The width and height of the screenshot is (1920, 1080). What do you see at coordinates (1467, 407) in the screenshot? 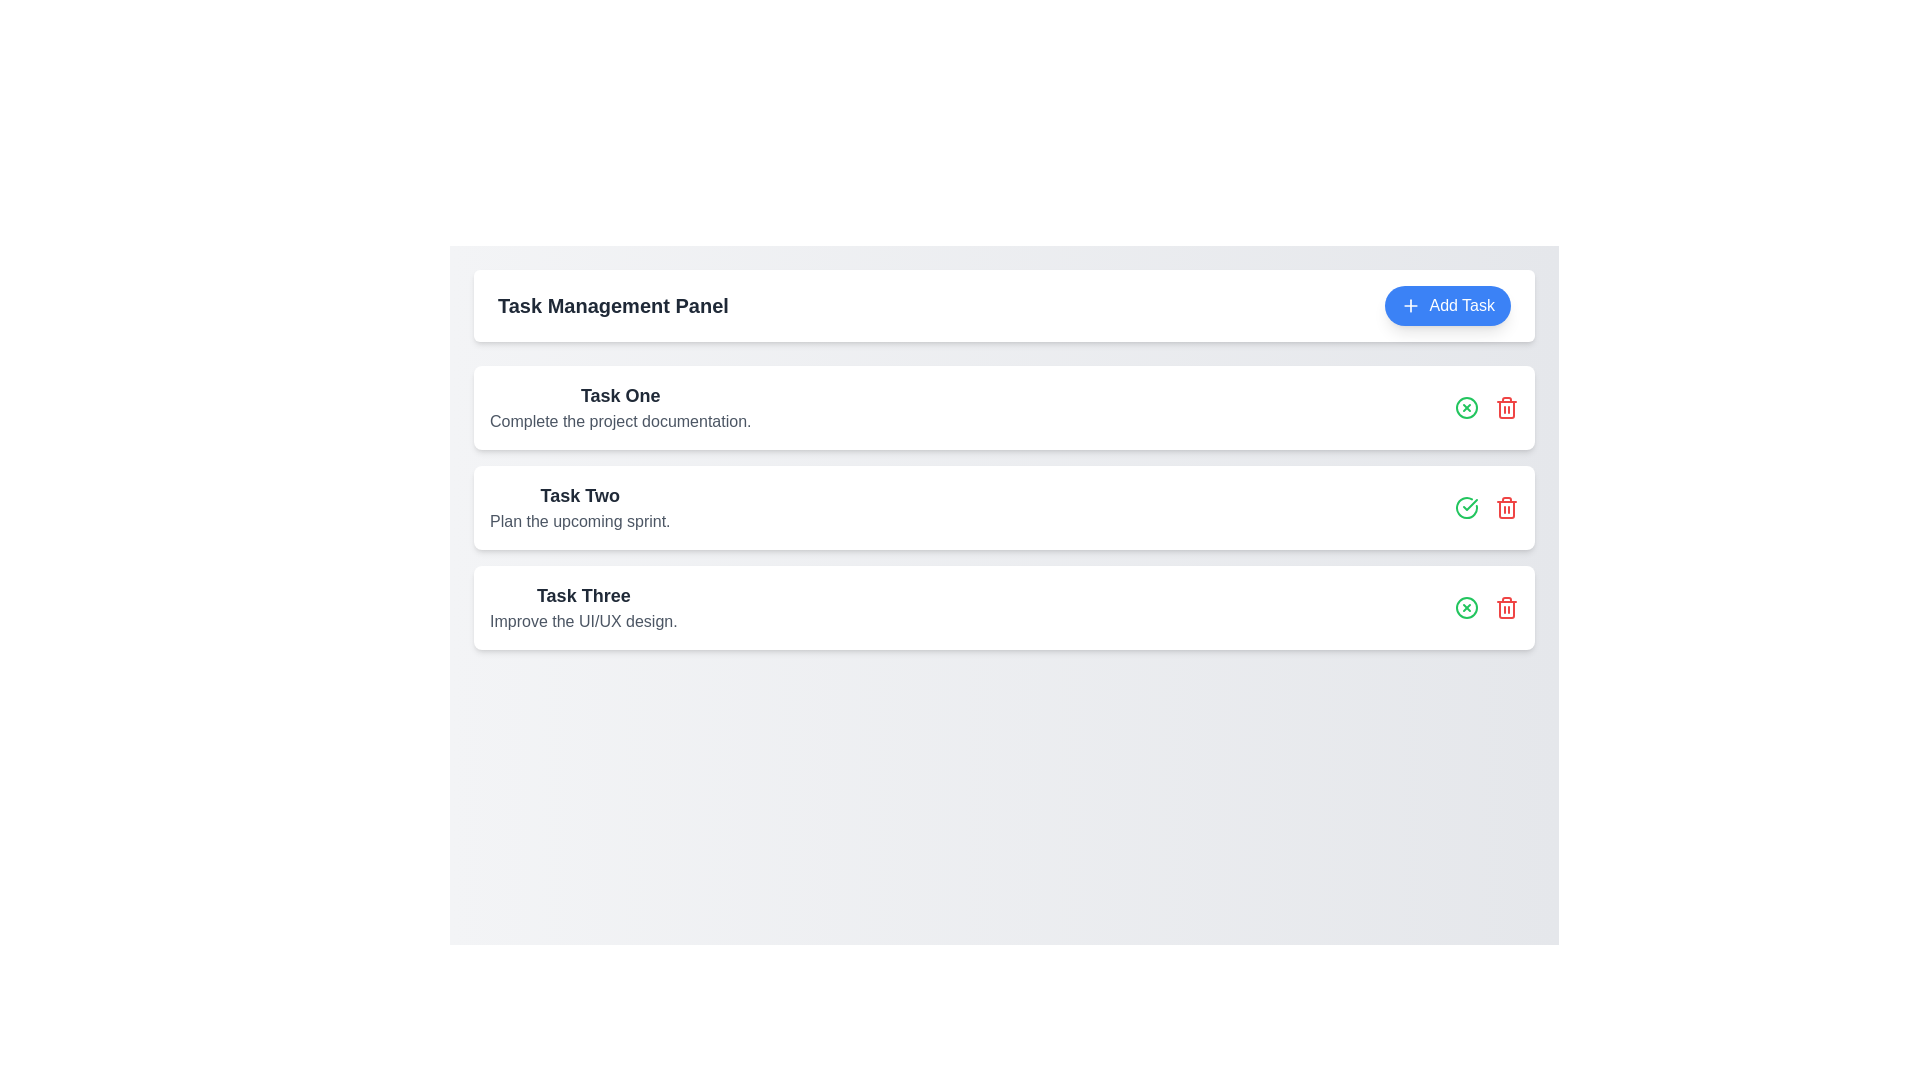
I see `the icon button` at bounding box center [1467, 407].